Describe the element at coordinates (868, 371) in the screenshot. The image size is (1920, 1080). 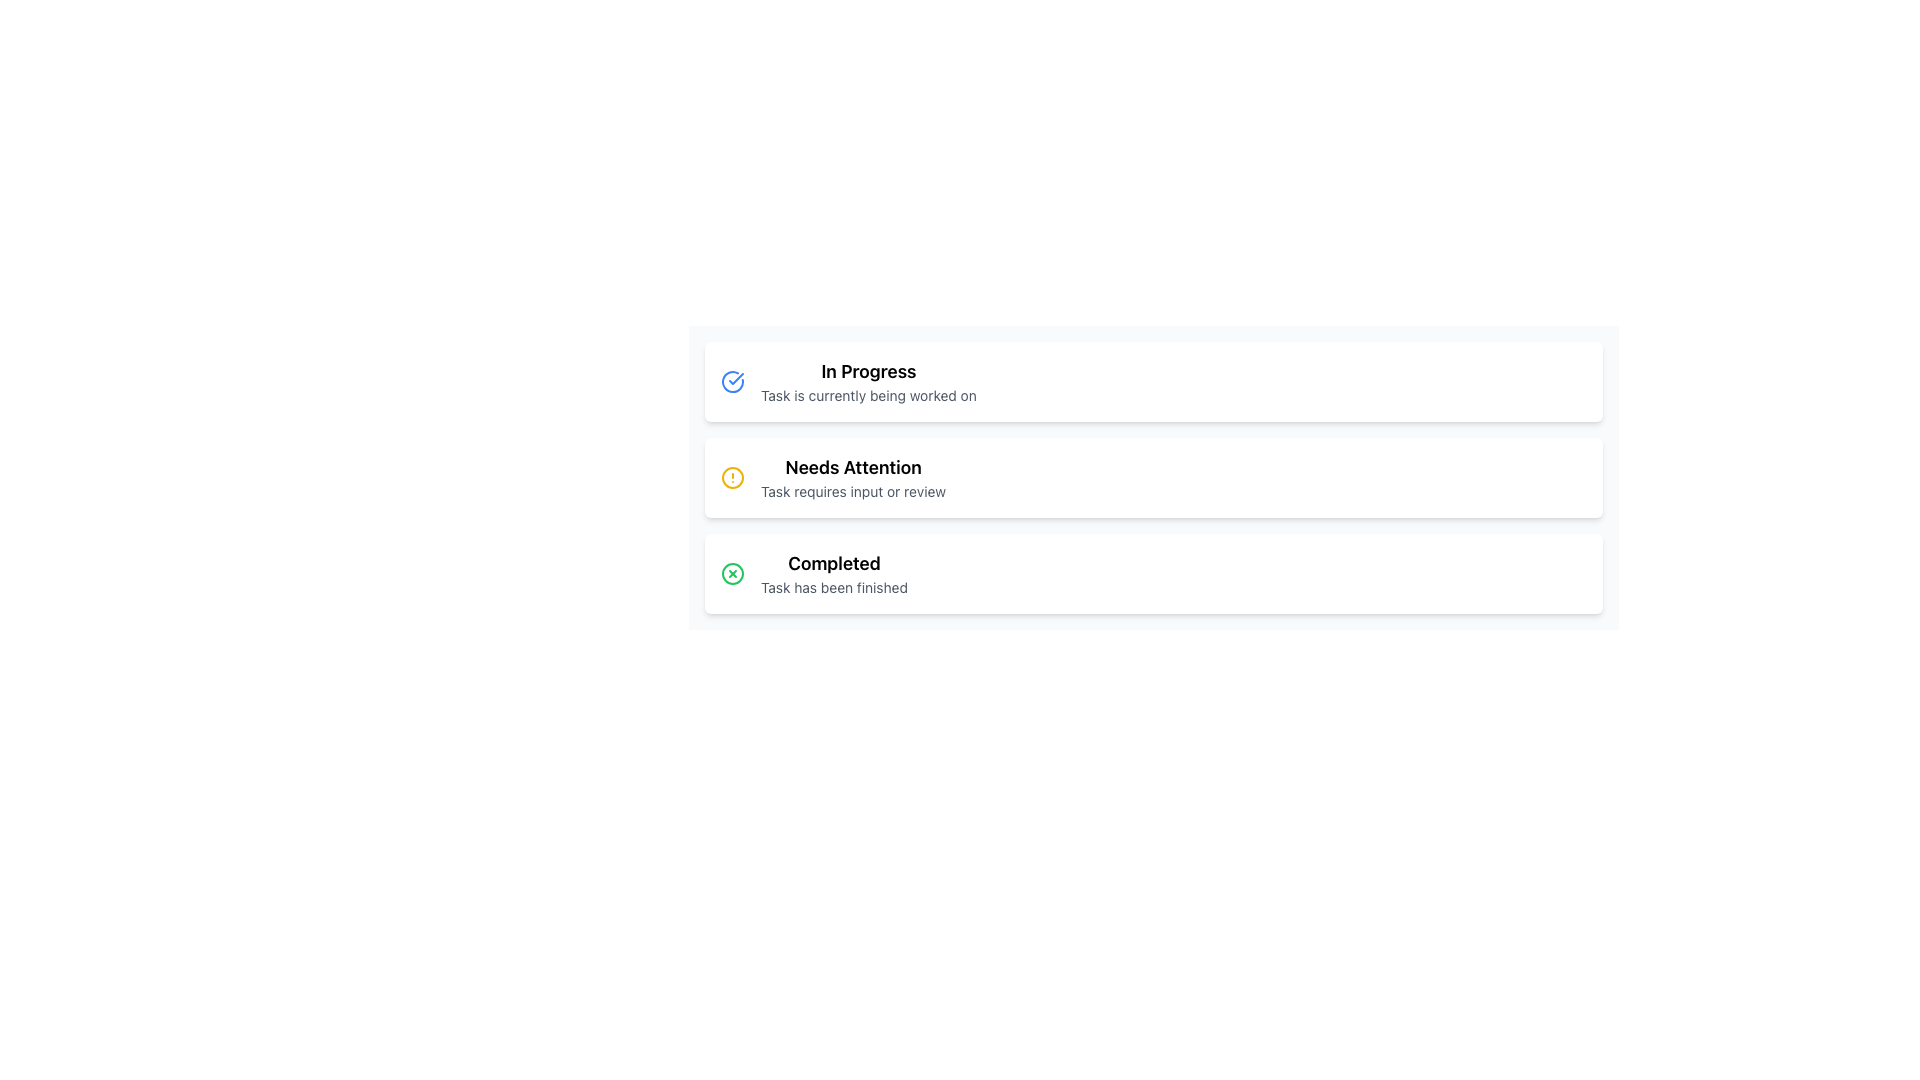
I see `the static text element displaying 'In Progress', which is styled with a large, bold font and is part of the topmost card in a vertical list of three cards` at that location.